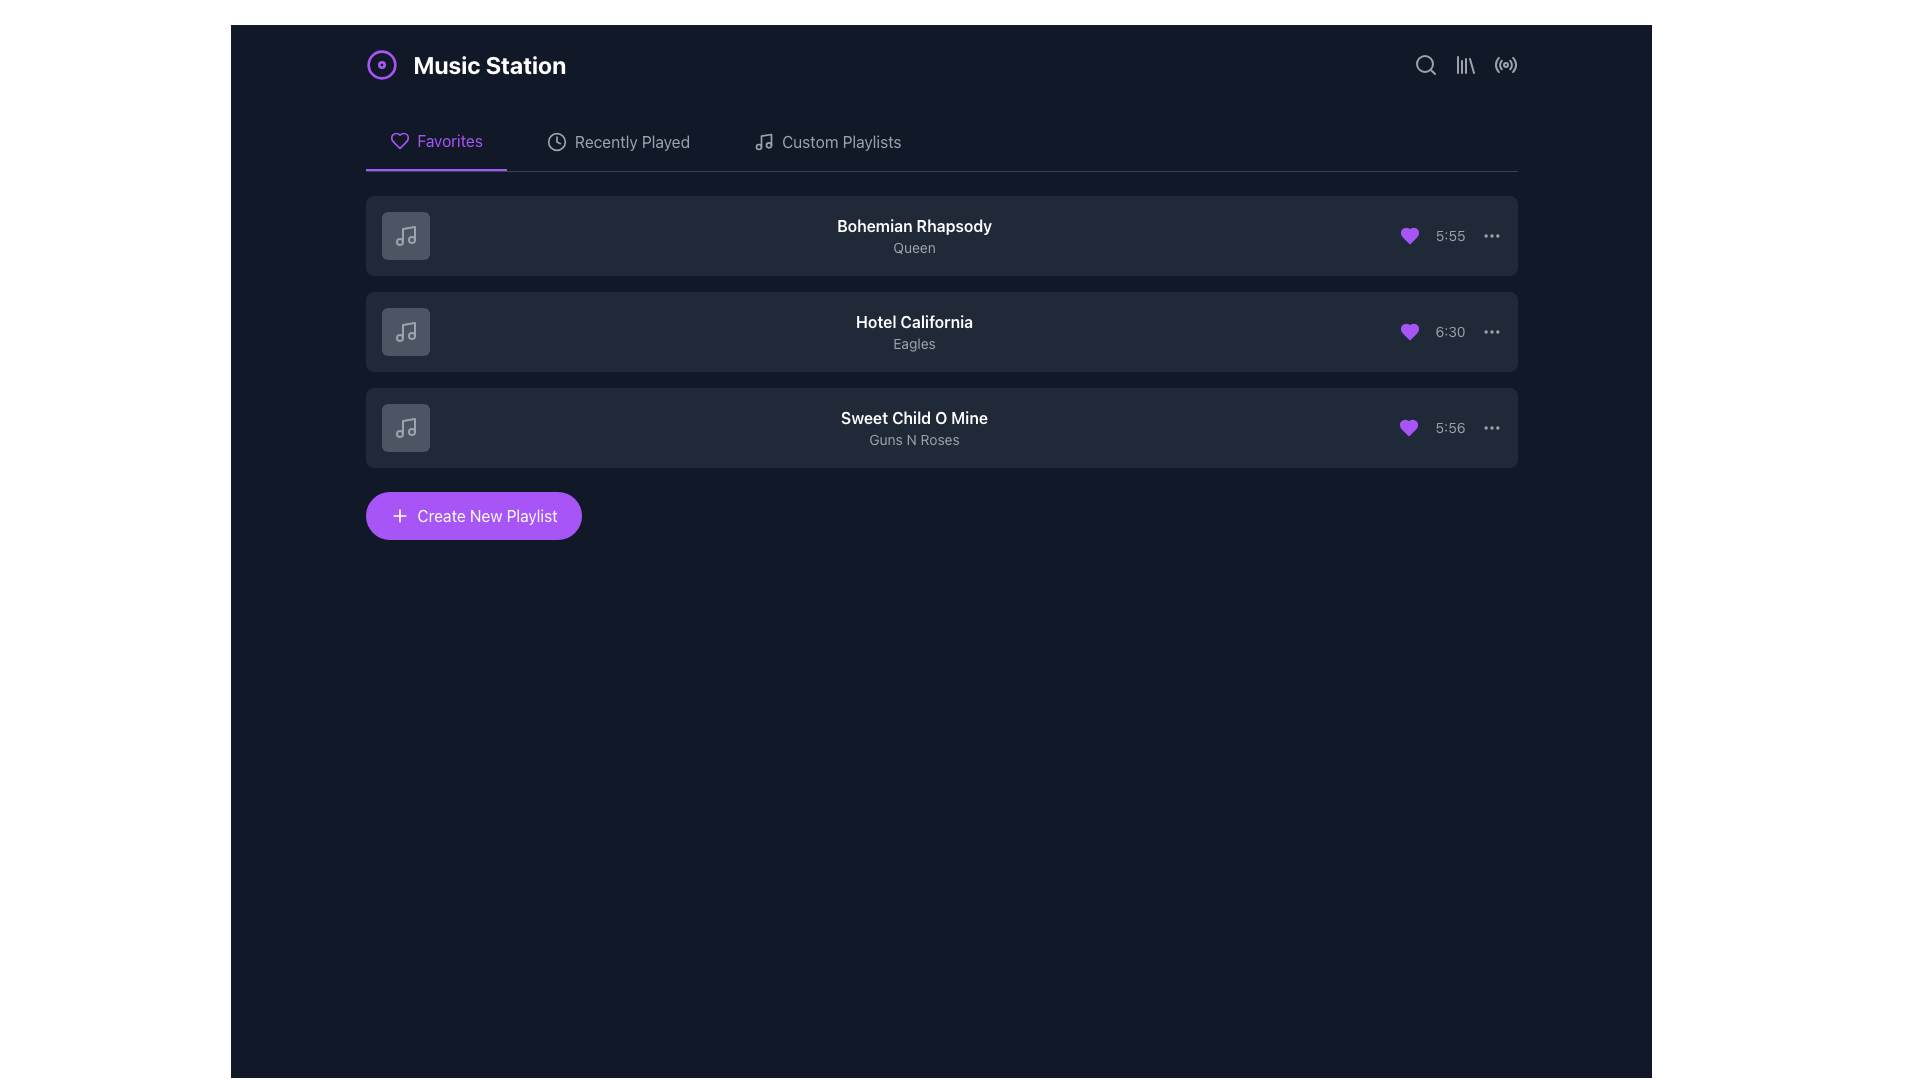  I want to click on the purple heart icon button indicating a favorite or like functionality, located next to the timestamp '5:56' in the right section of the last list item of the playlist, so click(1408, 427).